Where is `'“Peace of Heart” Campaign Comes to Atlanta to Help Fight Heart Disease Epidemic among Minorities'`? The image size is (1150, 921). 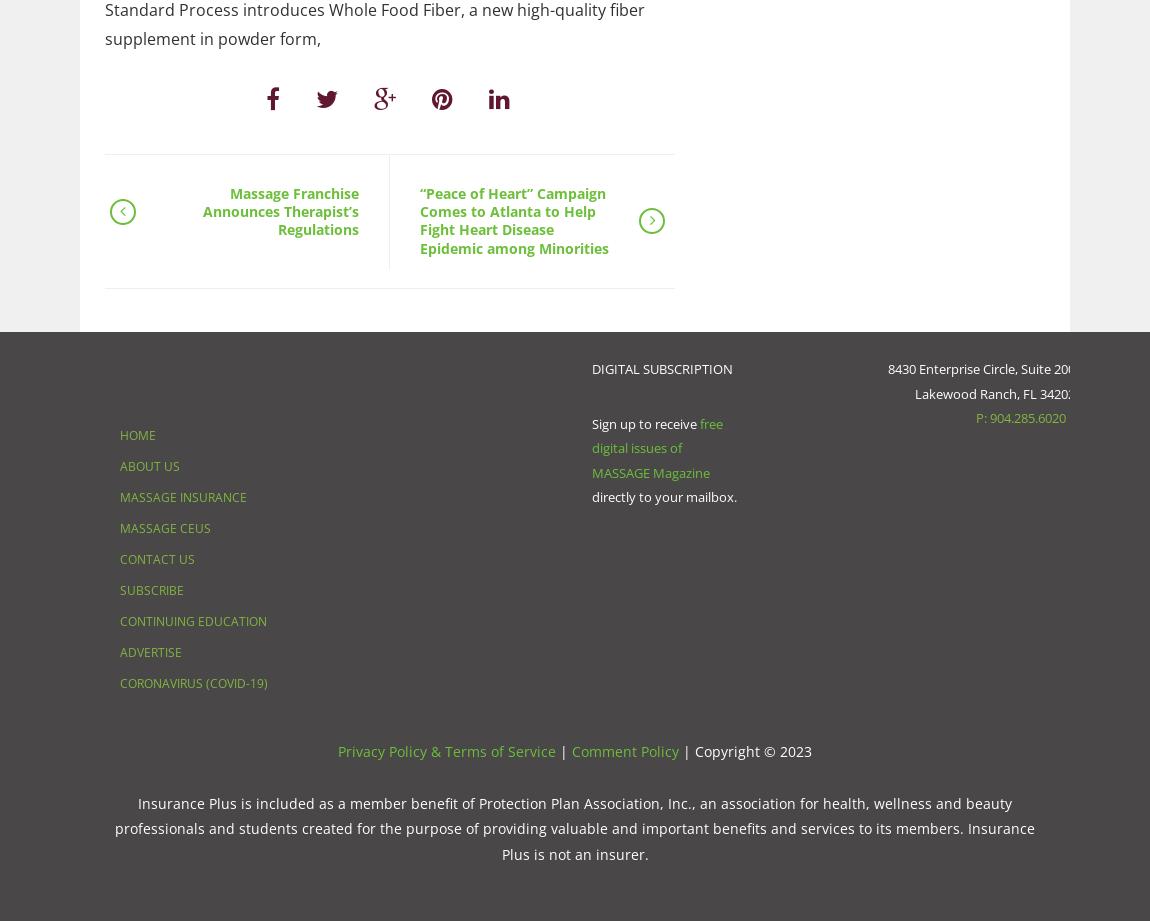
'“Peace of Heart” Campaign Comes to Atlanta to Help Fight Heart Disease Epidemic among Minorities' is located at coordinates (419, 219).